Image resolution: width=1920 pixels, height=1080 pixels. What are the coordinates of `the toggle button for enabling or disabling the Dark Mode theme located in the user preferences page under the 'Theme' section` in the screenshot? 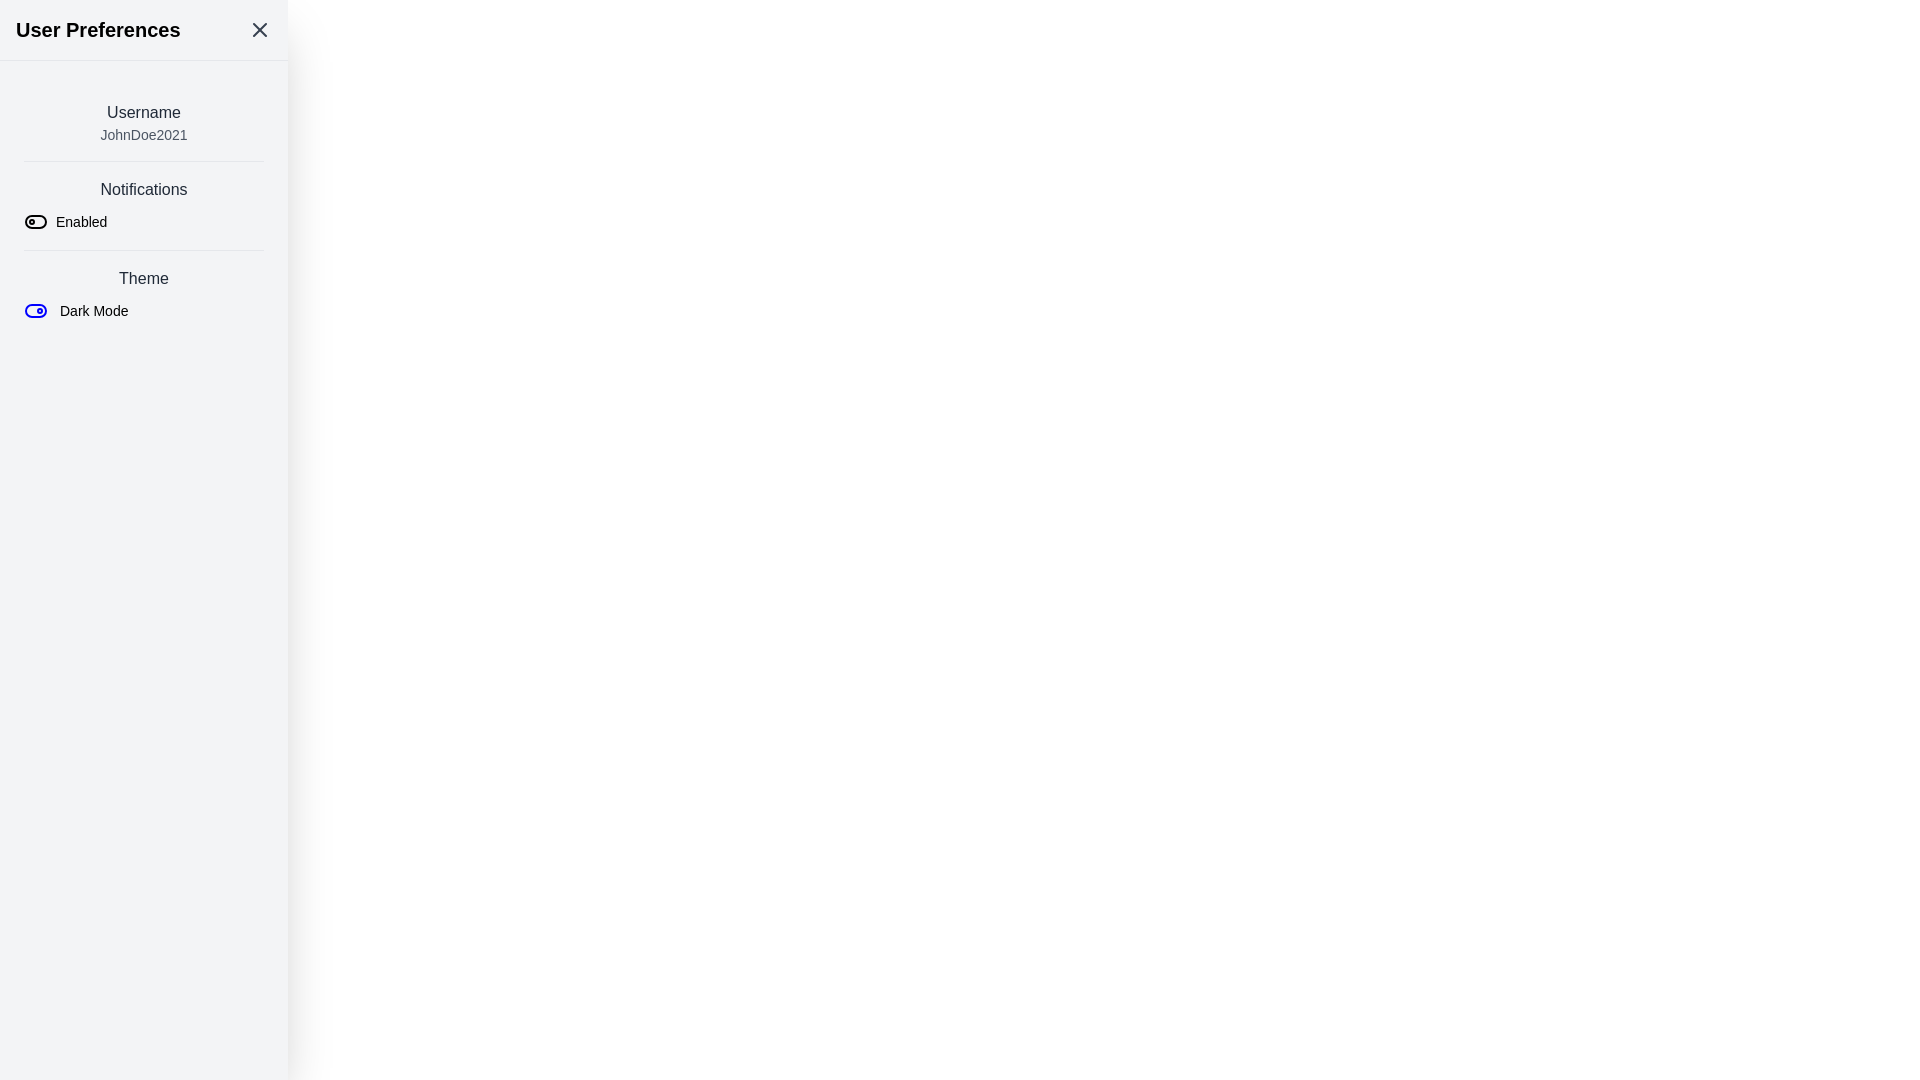 It's located at (143, 311).